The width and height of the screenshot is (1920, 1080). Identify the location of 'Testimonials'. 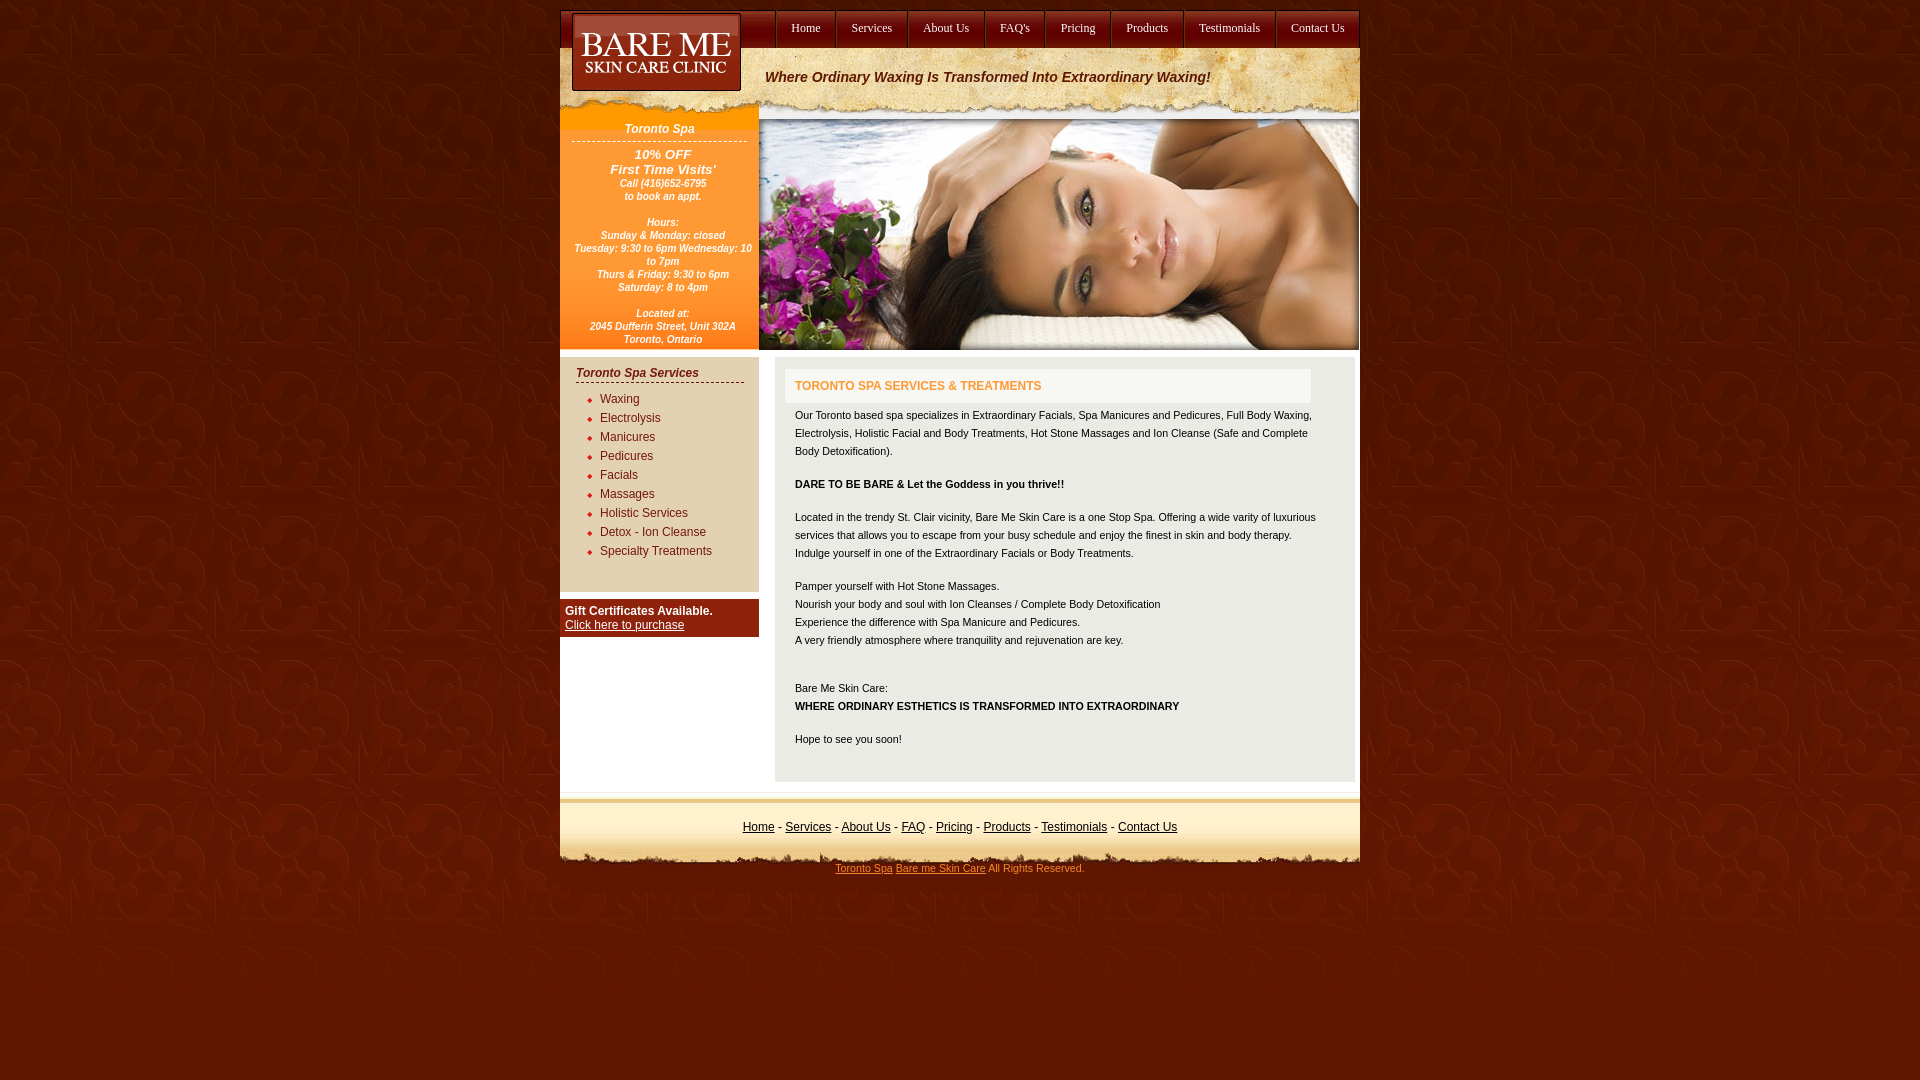
(1227, 29).